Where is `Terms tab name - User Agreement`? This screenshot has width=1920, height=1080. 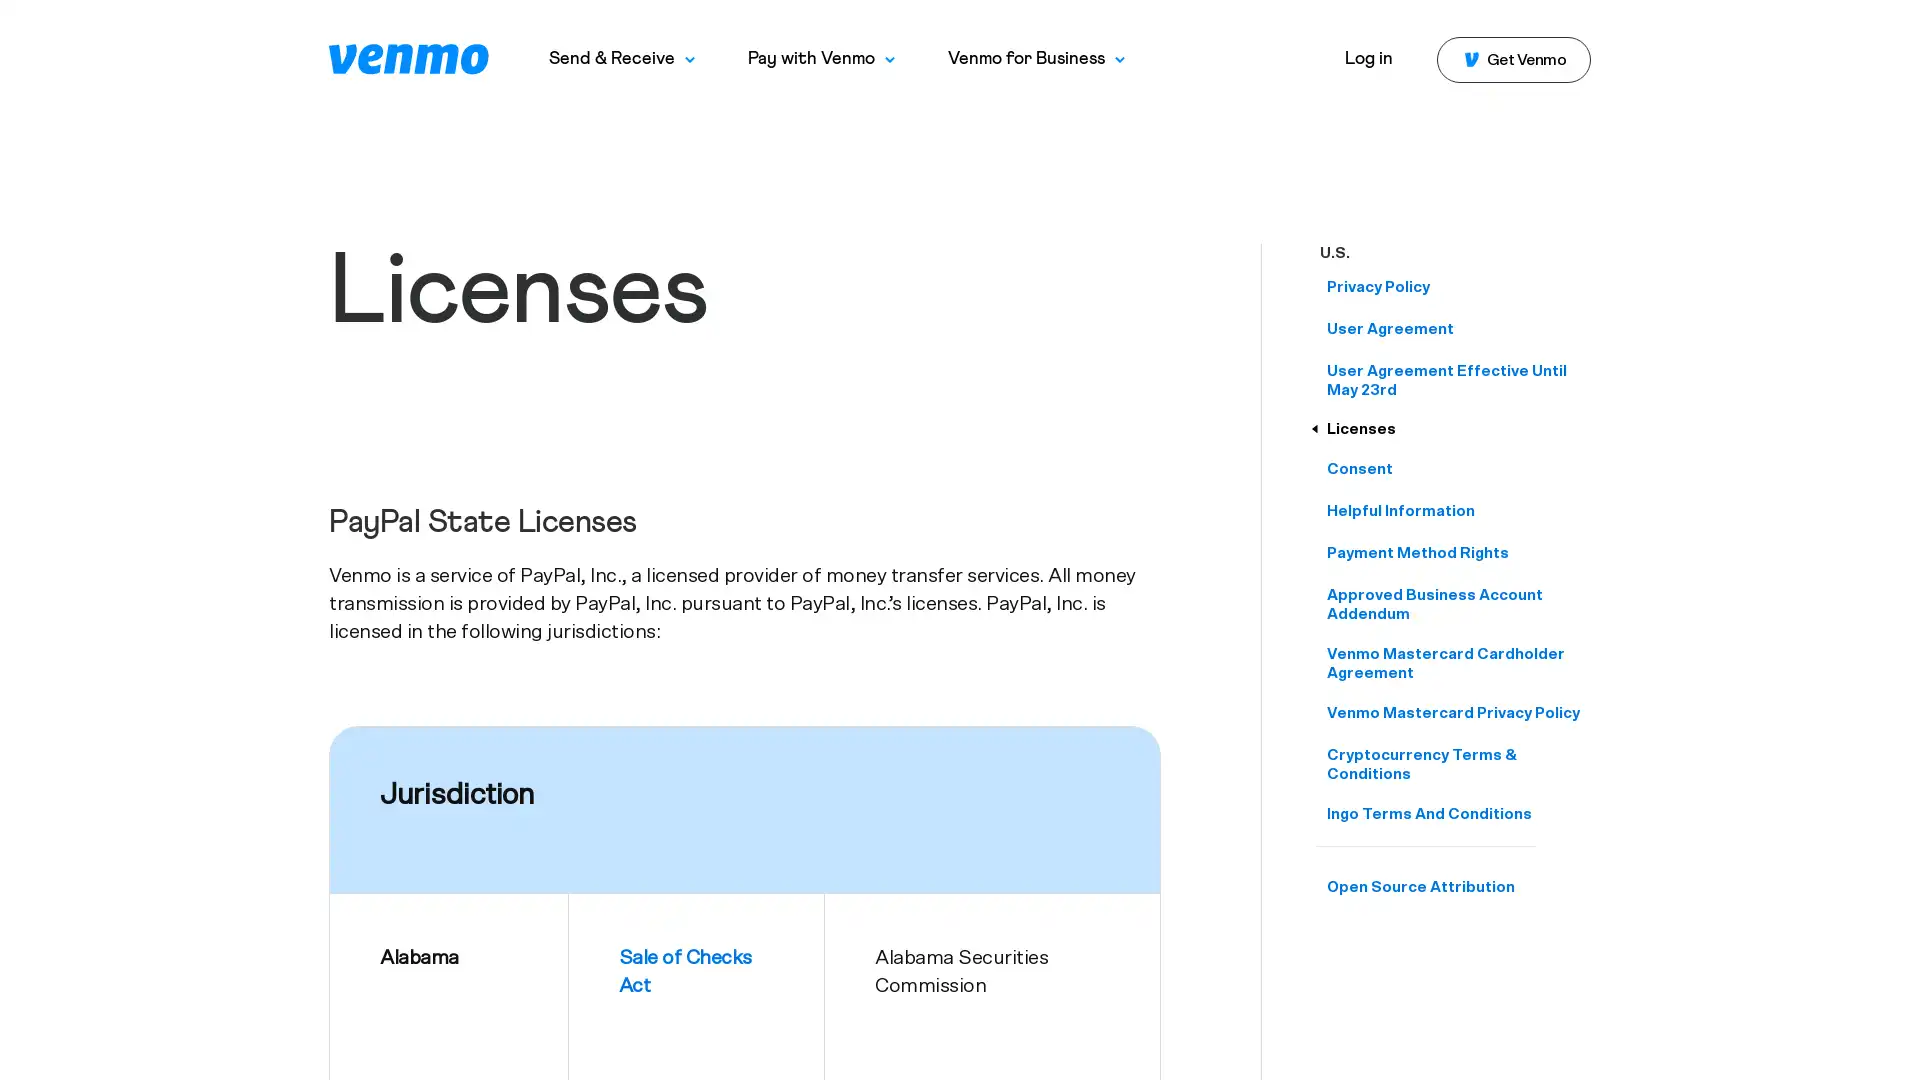 Terms tab name - User Agreement is located at coordinates (1458, 328).